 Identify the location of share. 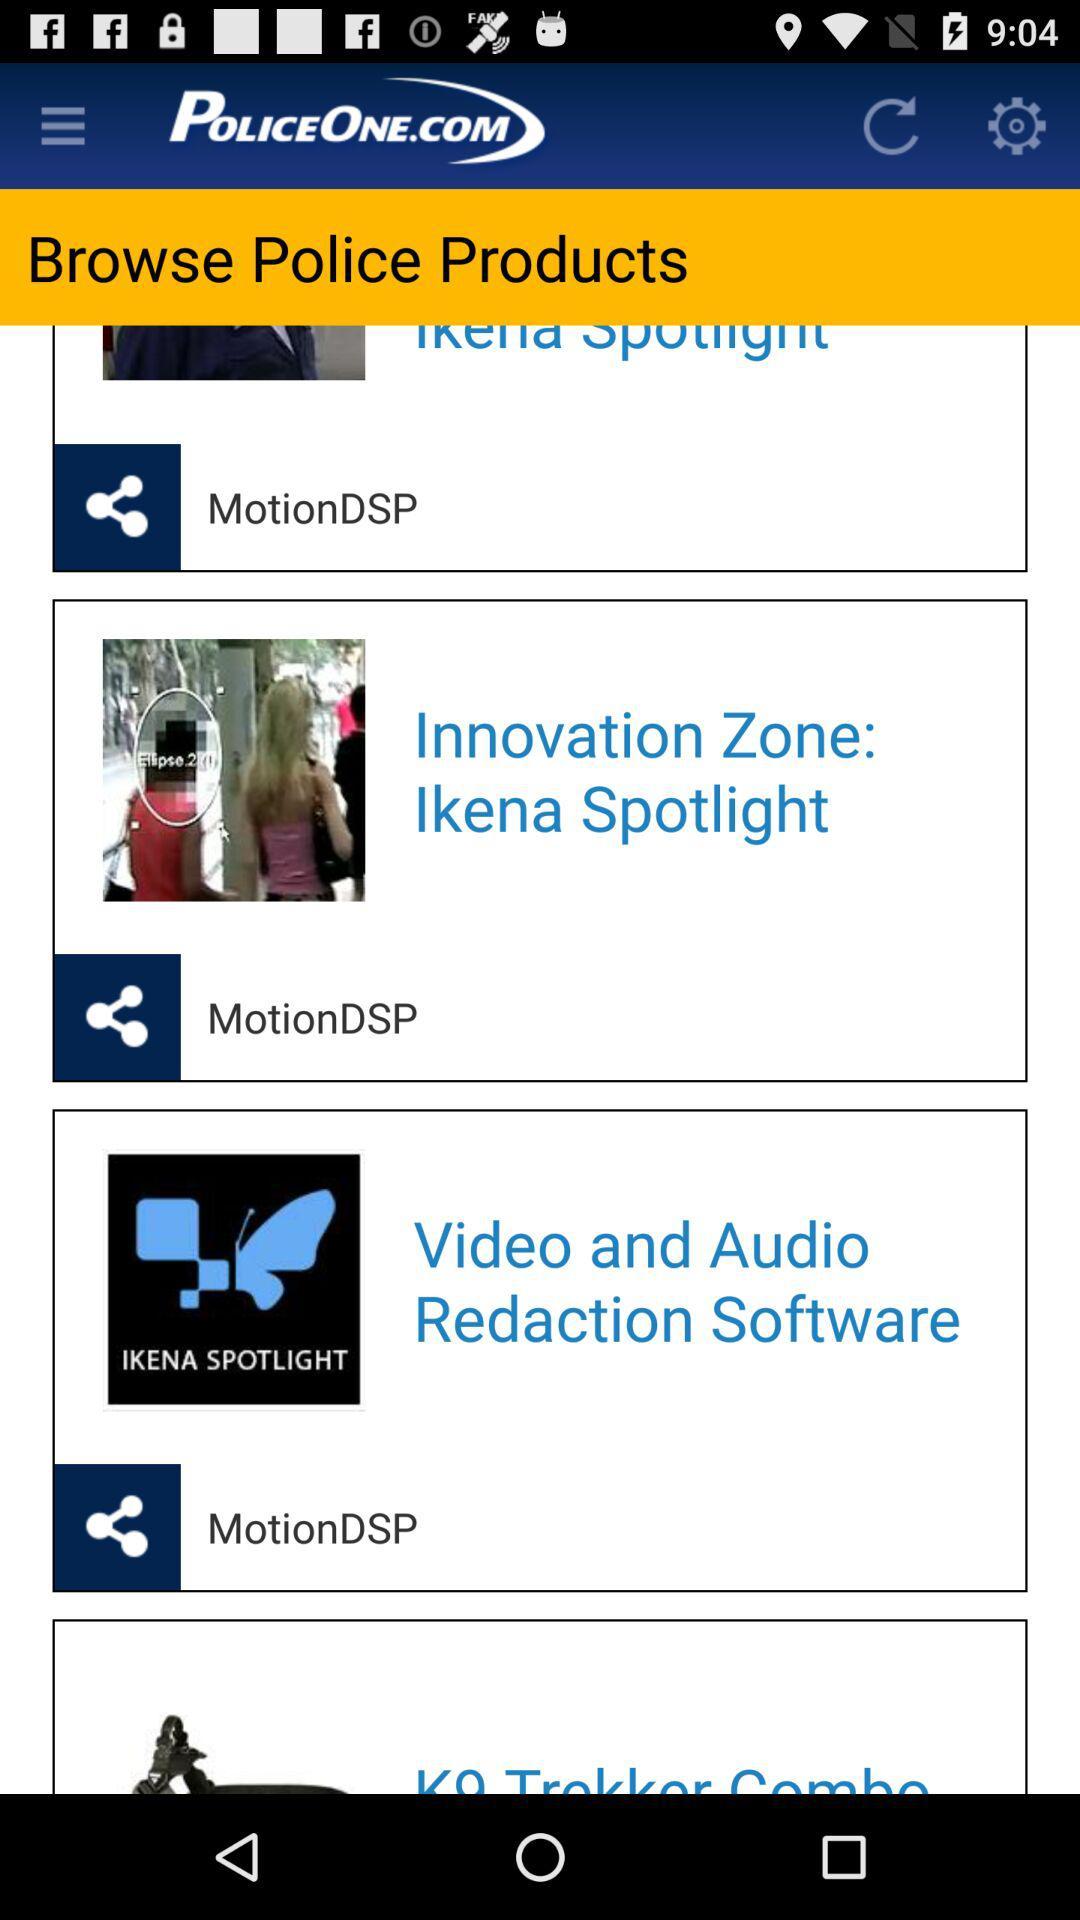
(117, 507).